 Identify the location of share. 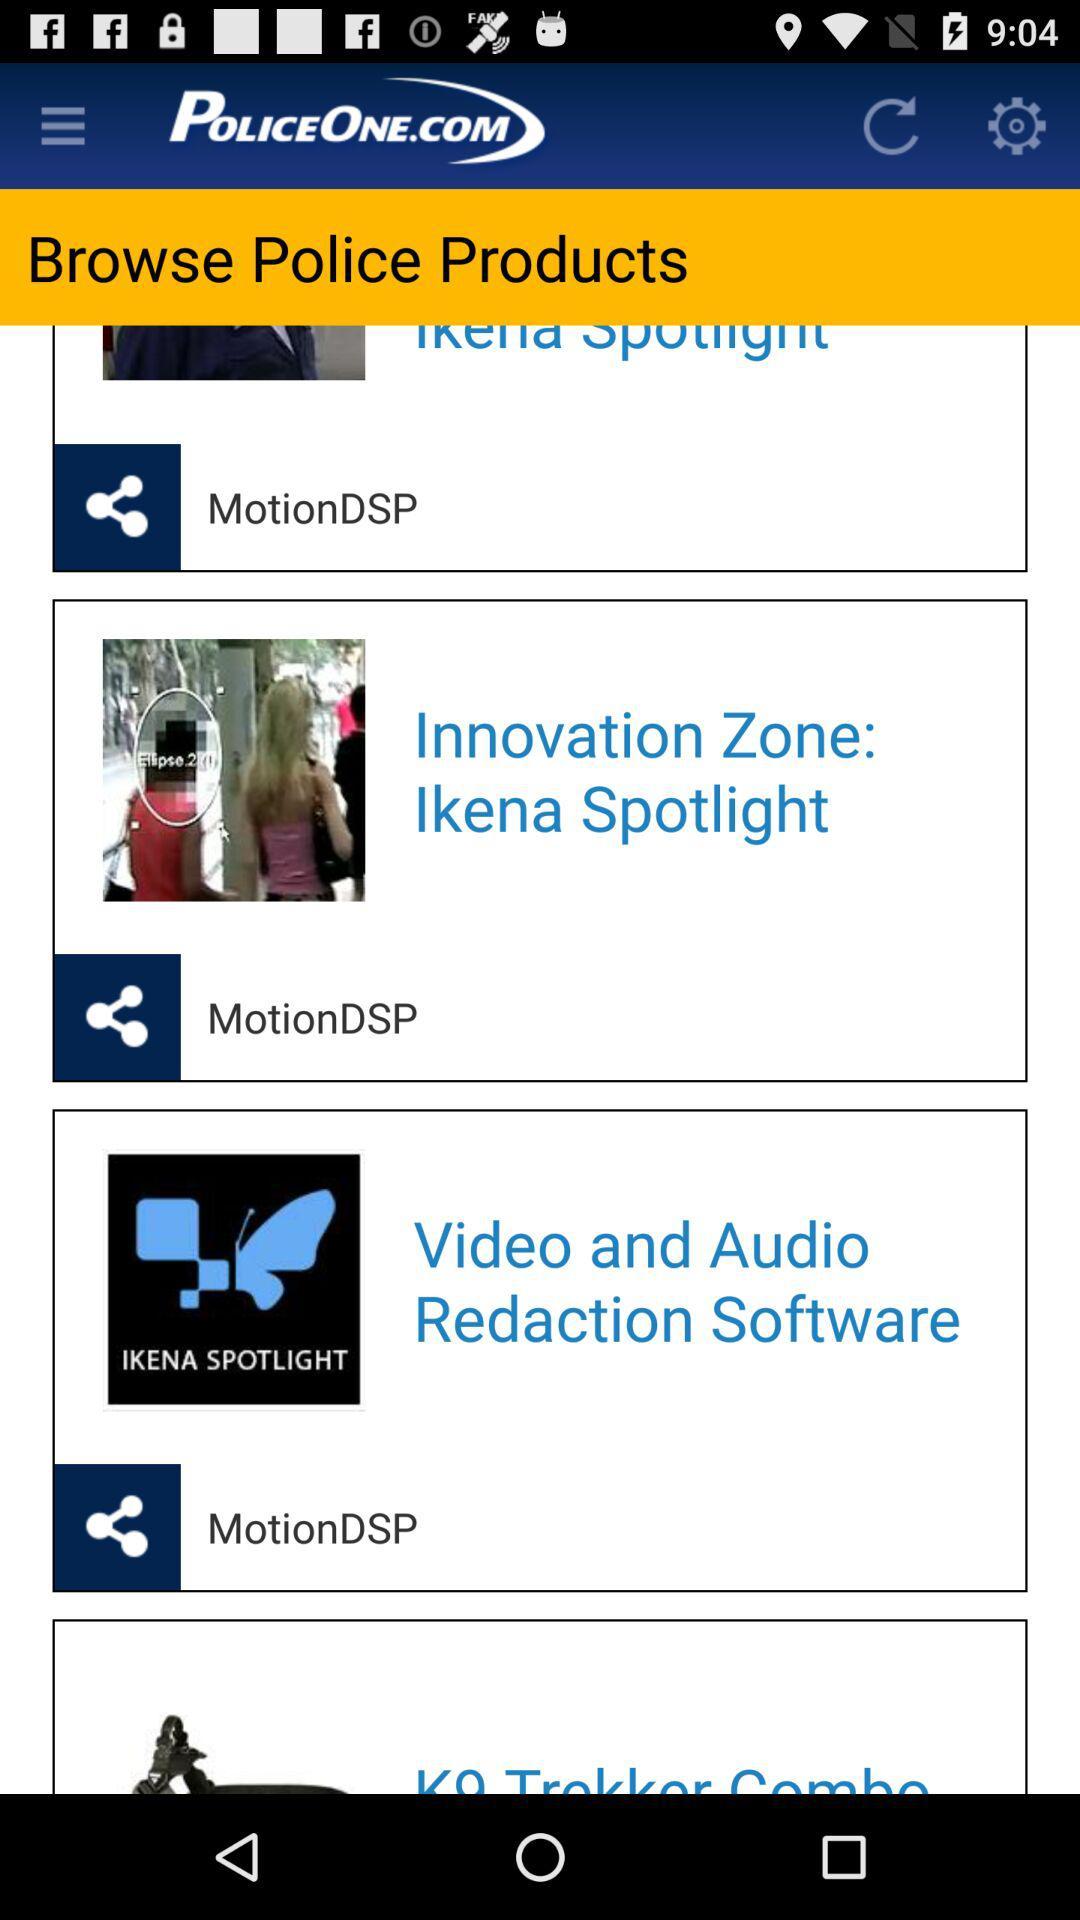
(117, 507).